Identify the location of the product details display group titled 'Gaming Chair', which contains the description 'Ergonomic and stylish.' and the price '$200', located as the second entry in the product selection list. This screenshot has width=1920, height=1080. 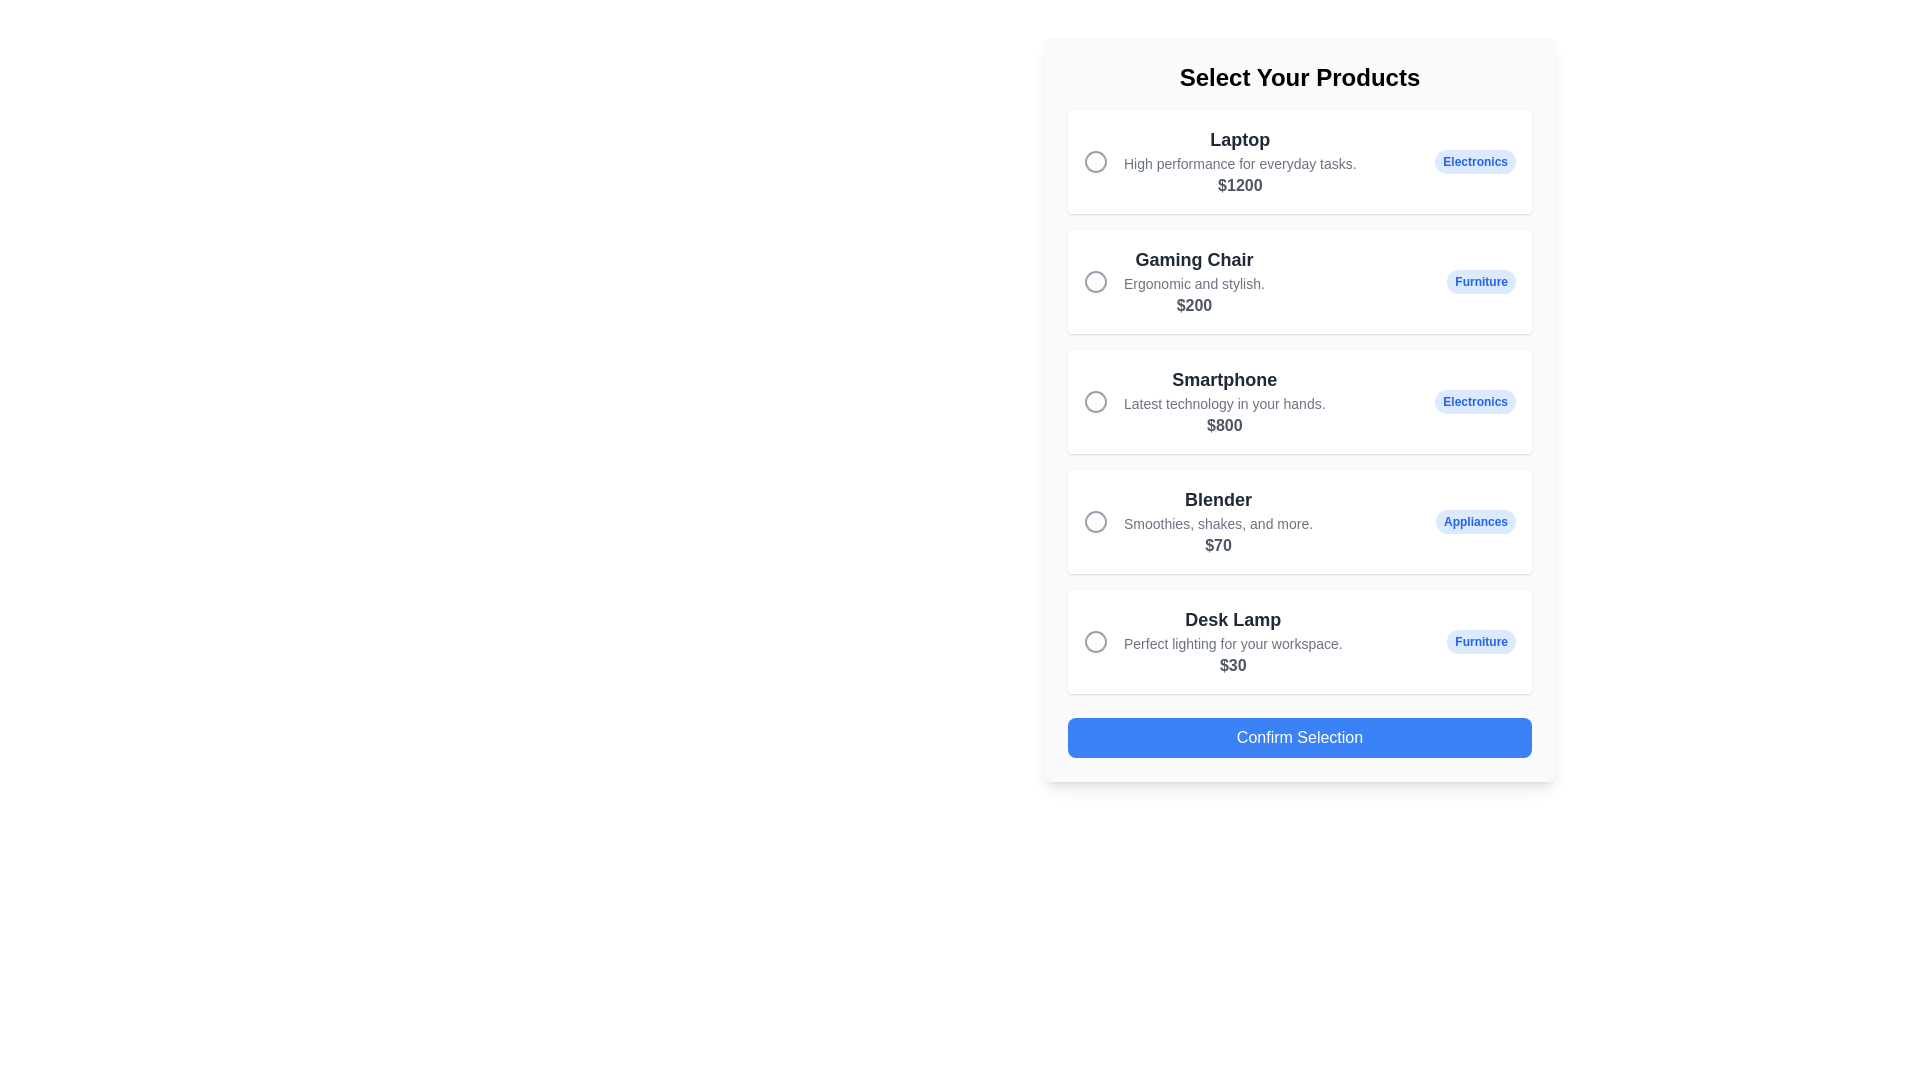
(1194, 281).